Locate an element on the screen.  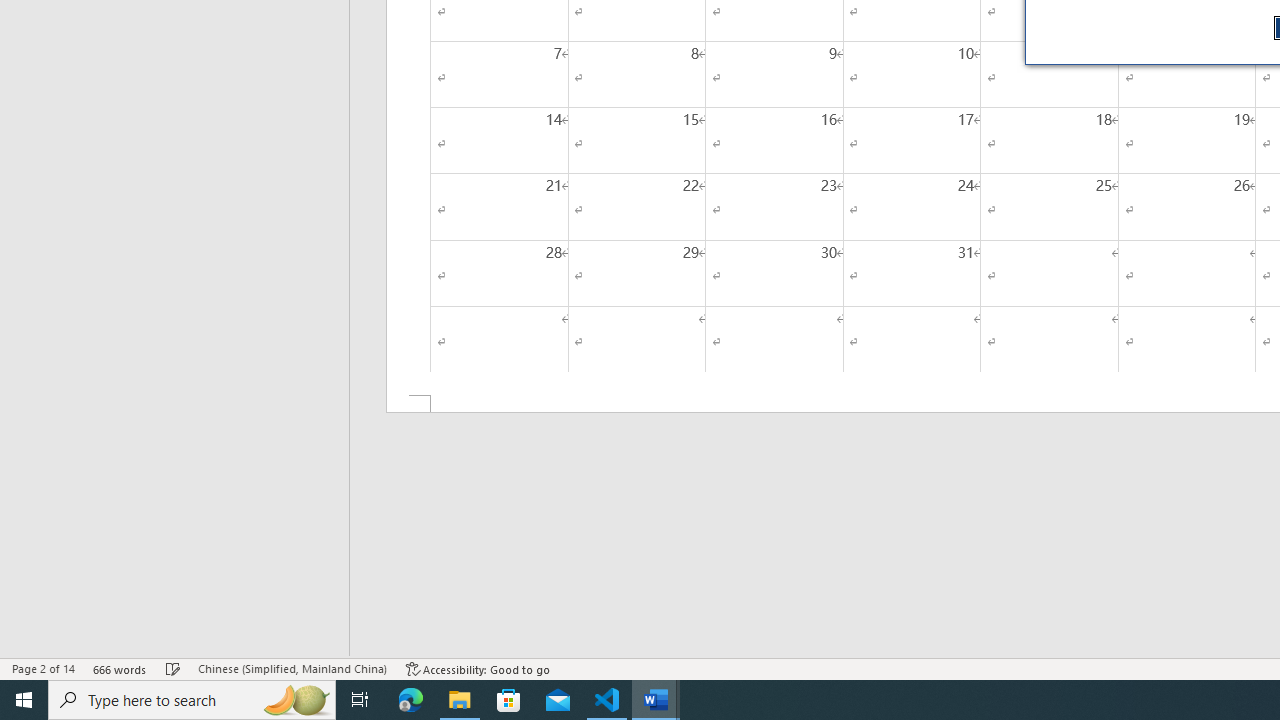
'Visual Studio Code - 1 running window' is located at coordinates (606, 698).